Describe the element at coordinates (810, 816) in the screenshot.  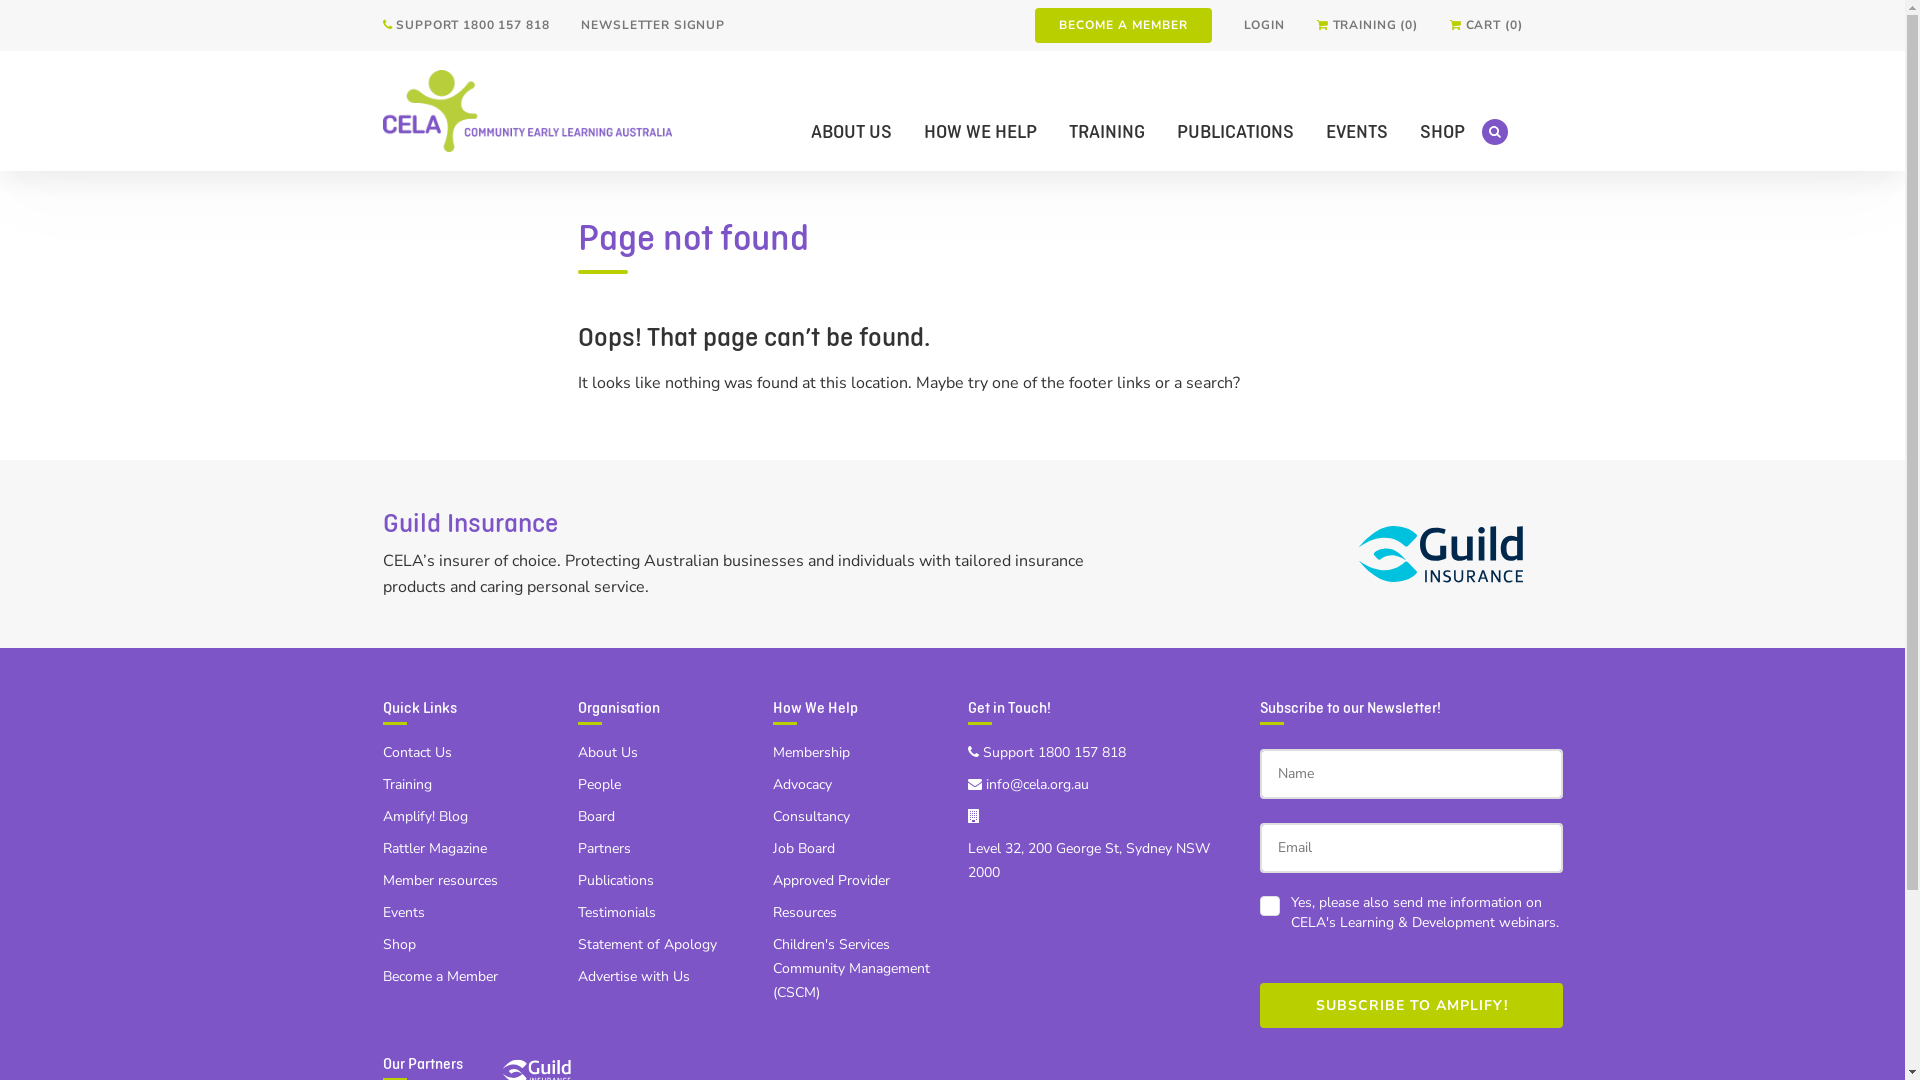
I see `'Consultancy'` at that location.